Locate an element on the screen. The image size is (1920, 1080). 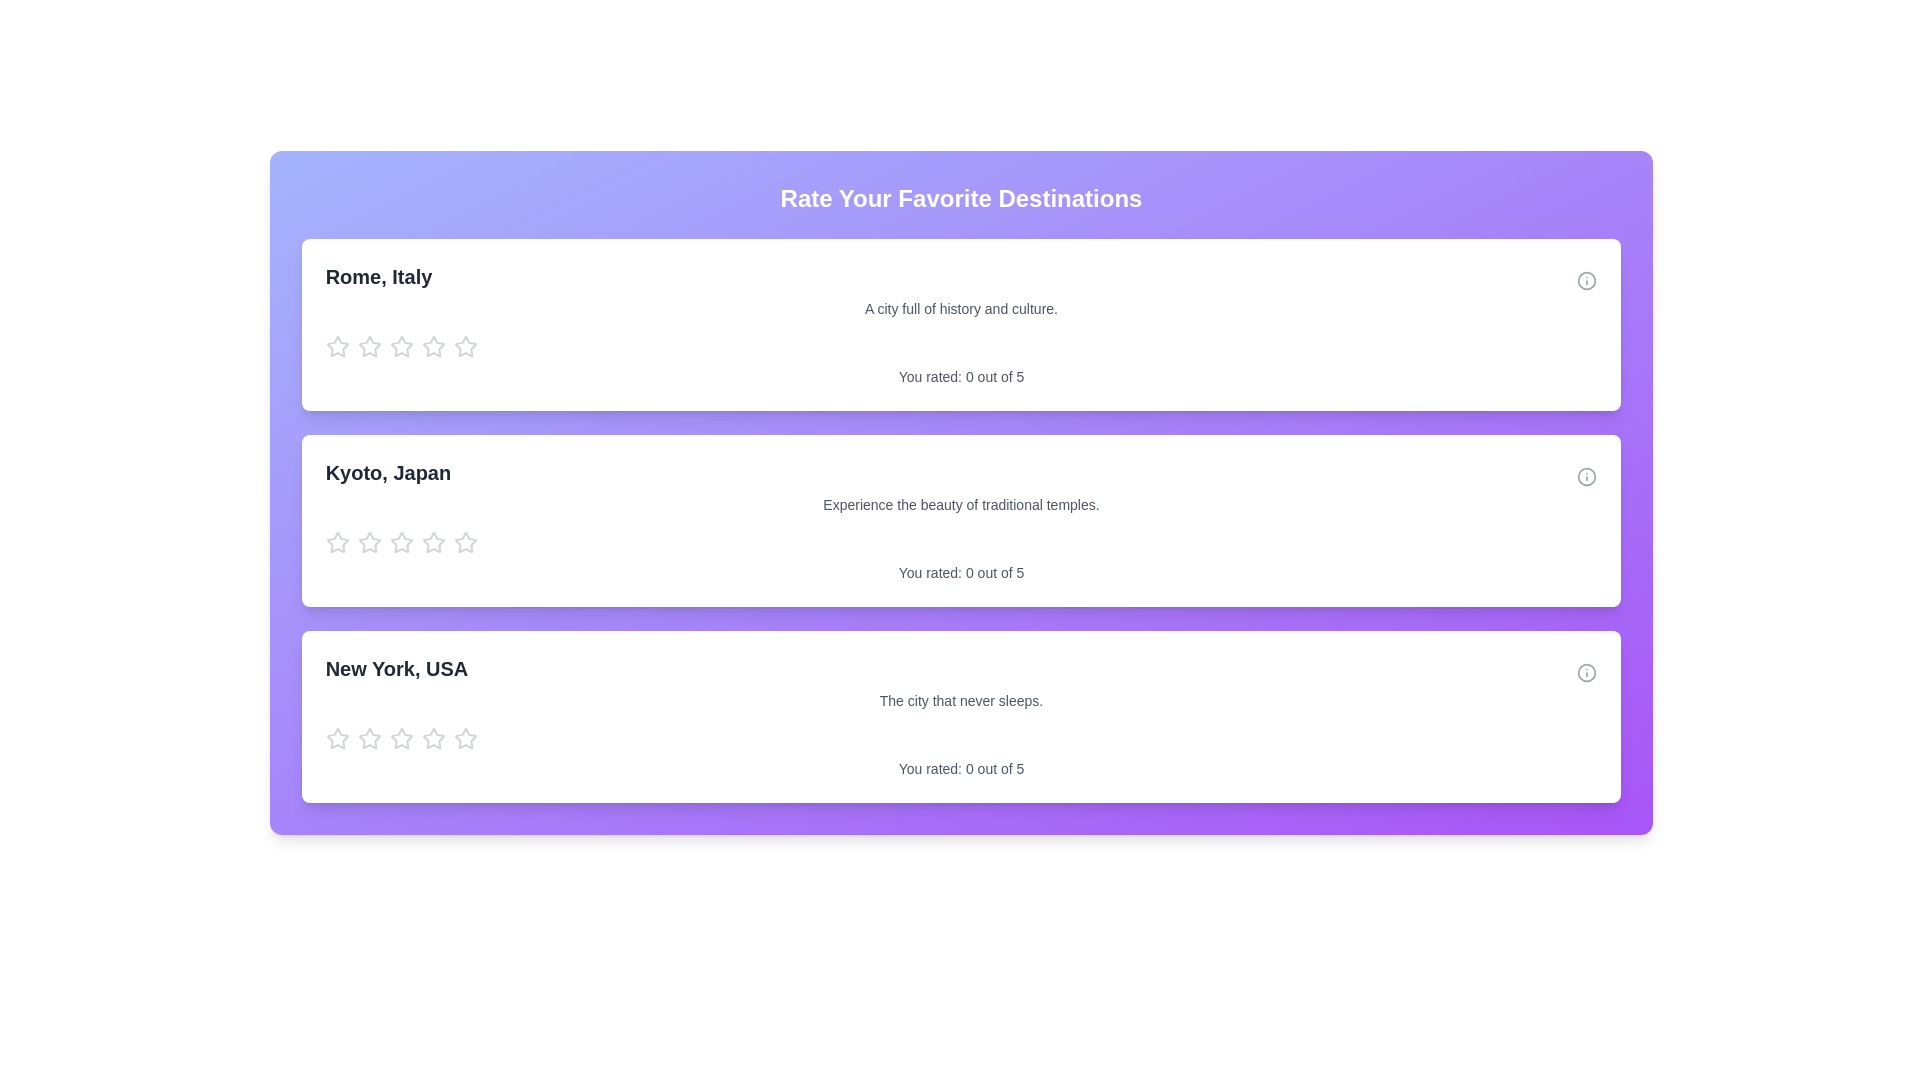
the fifth star icon in the rating row for 'New York, USA' to register a rating of 5 out of 5 is located at coordinates (432, 739).